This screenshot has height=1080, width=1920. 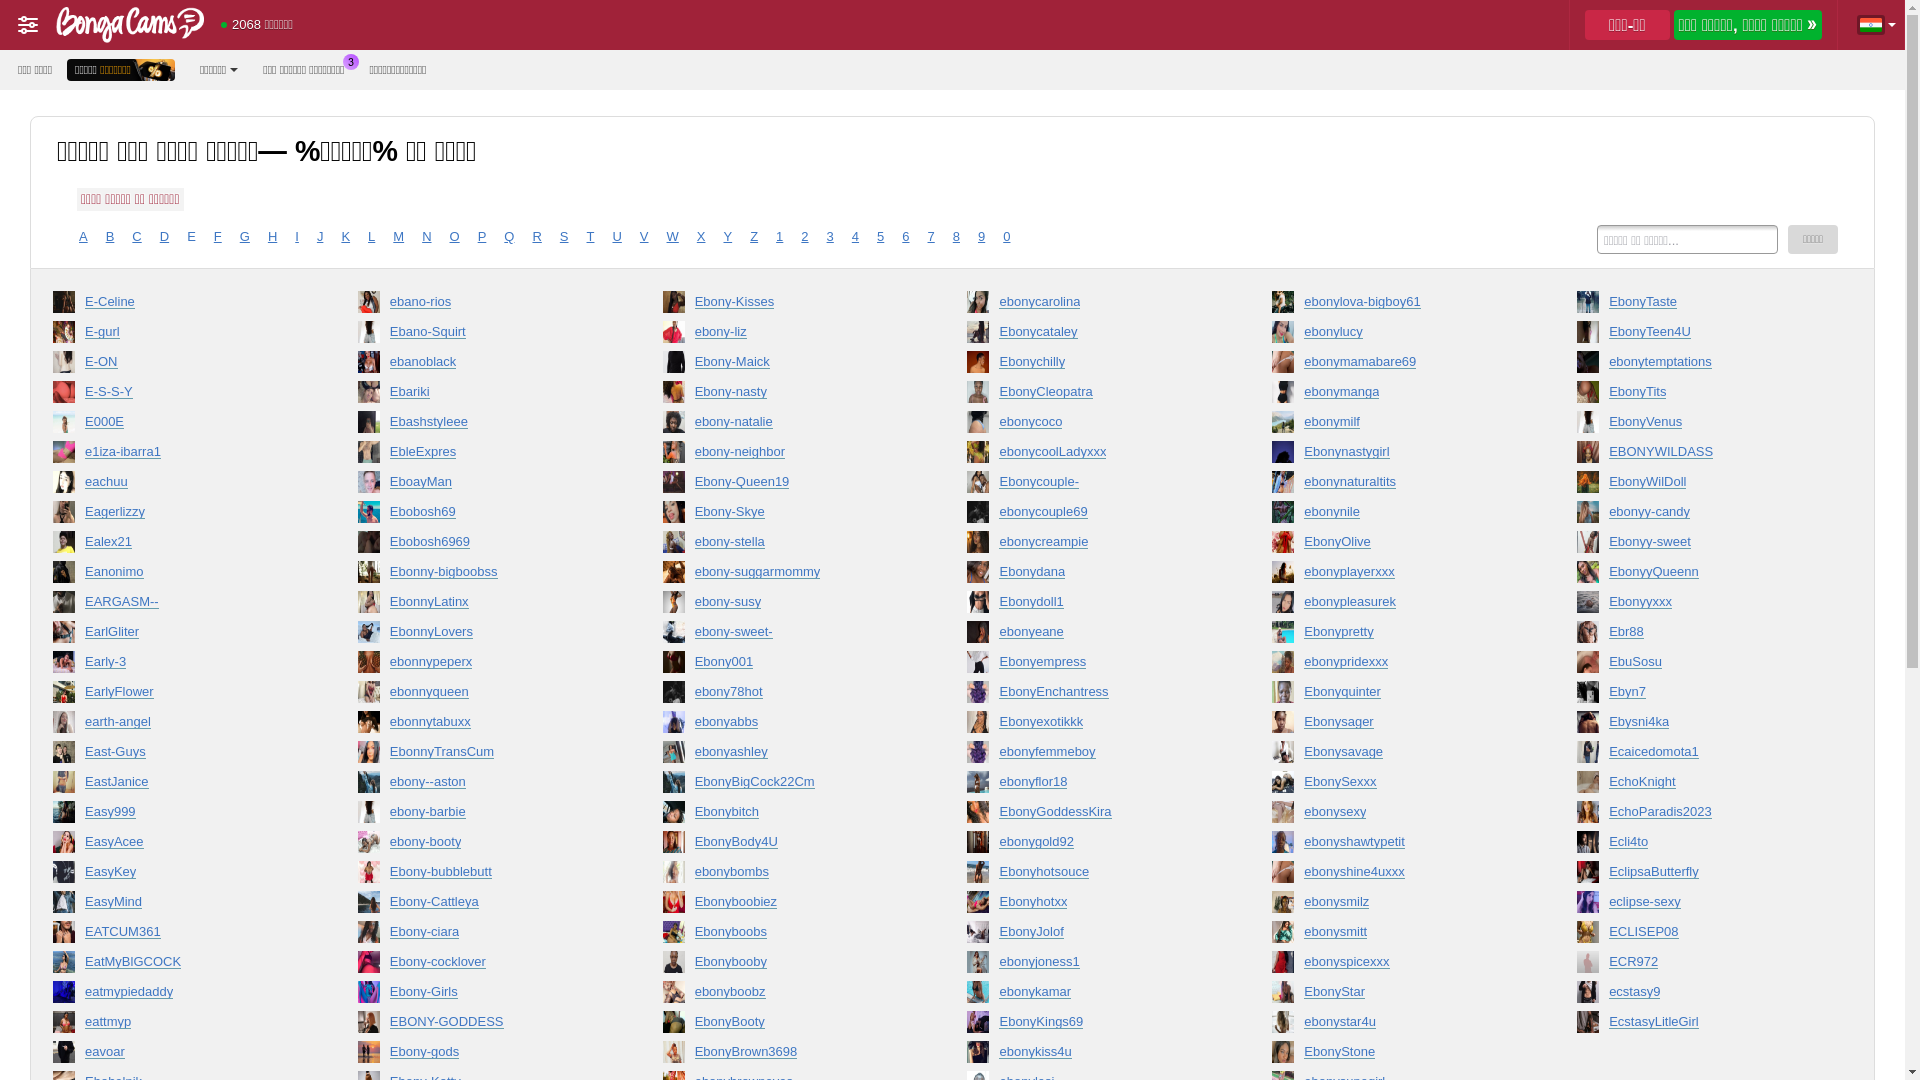 I want to click on 'Ecaicedomota1', so click(x=1699, y=756).